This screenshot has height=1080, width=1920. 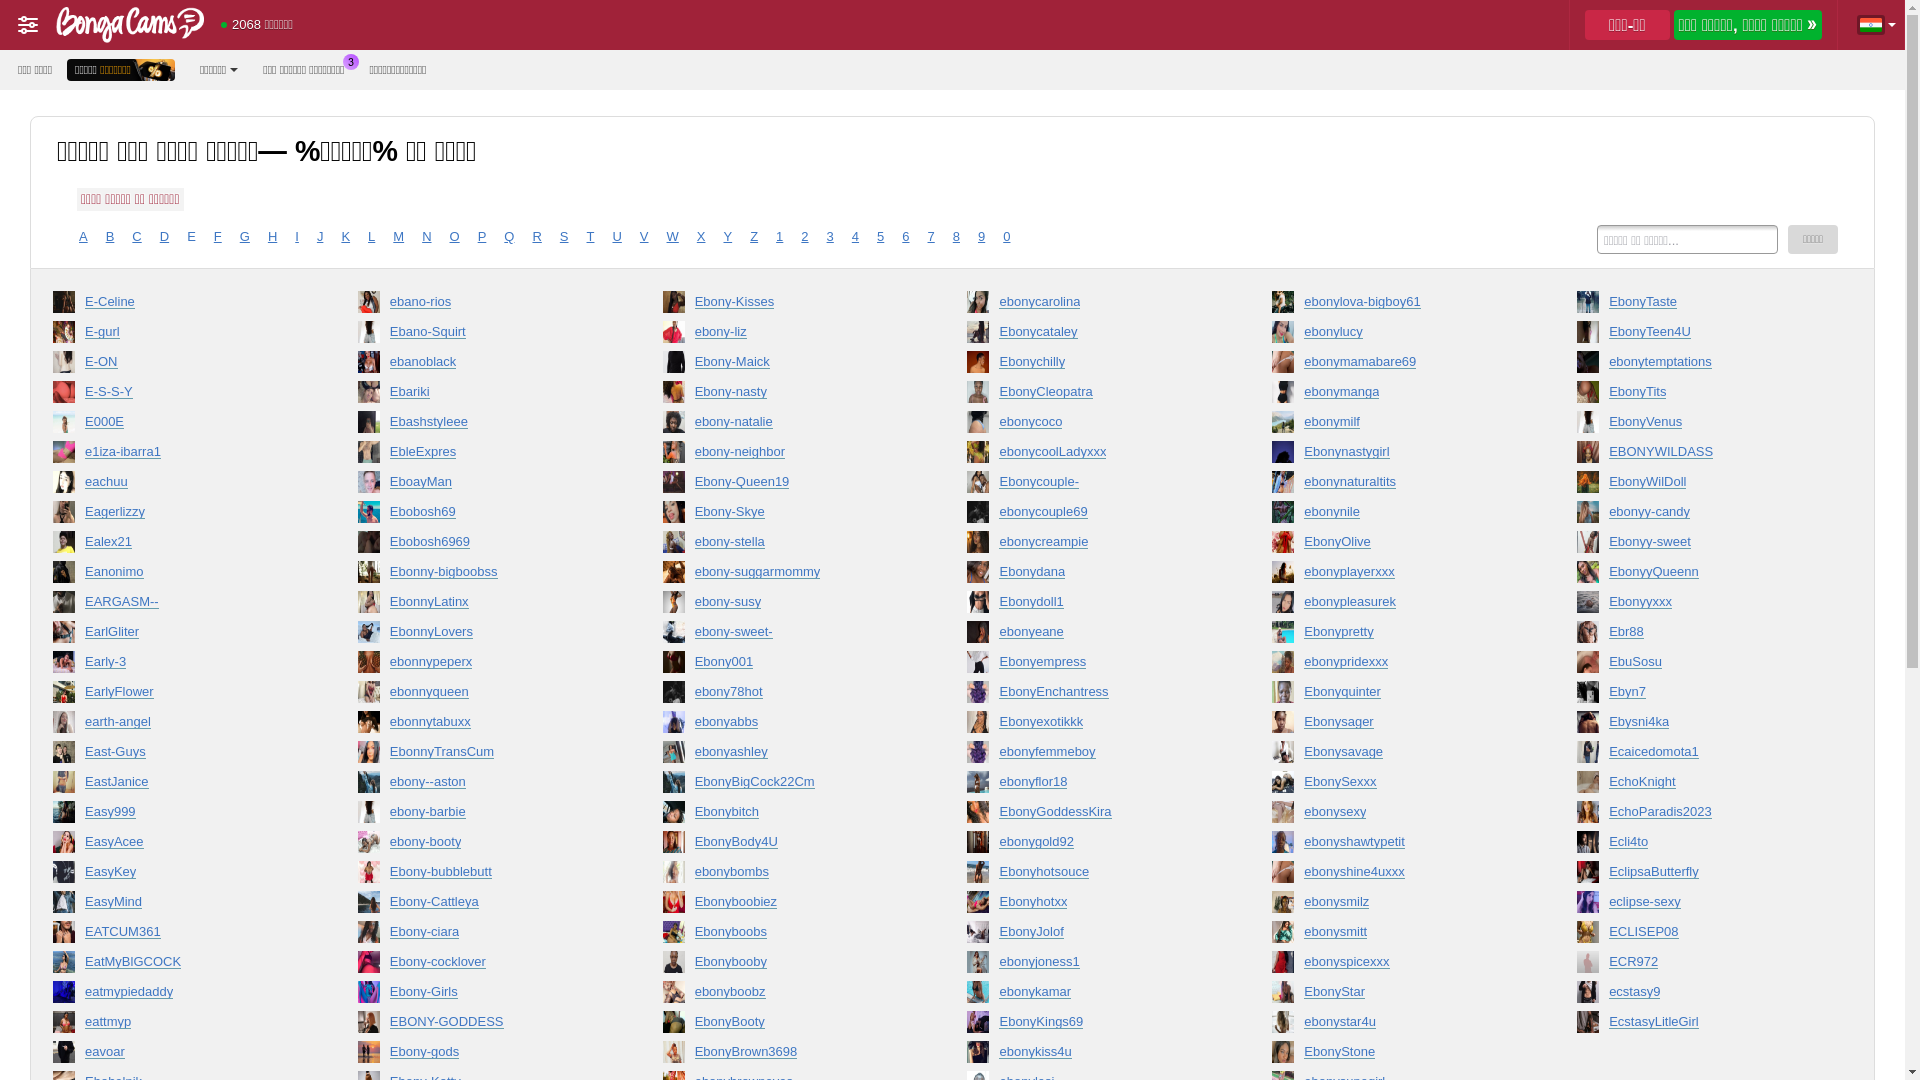 I want to click on 'Ecaicedomota1', so click(x=1699, y=756).